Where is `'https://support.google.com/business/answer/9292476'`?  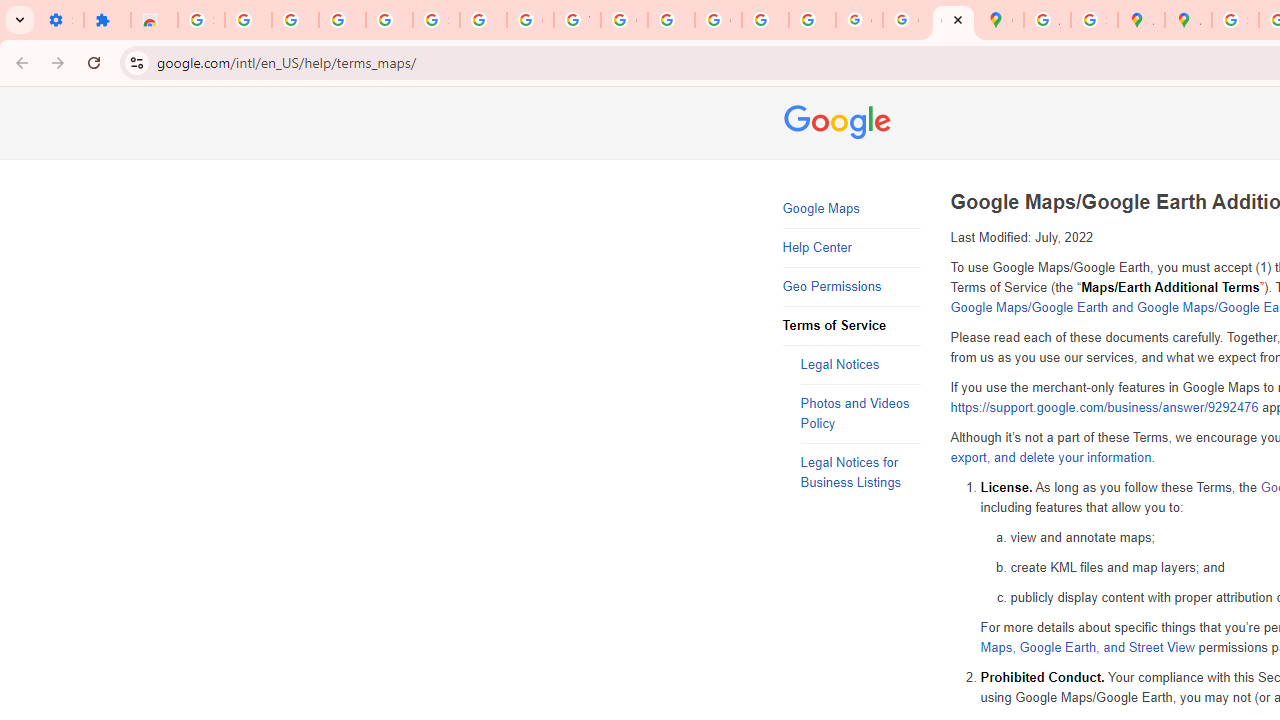 'https://support.google.com/business/answer/9292476' is located at coordinates (1103, 407).